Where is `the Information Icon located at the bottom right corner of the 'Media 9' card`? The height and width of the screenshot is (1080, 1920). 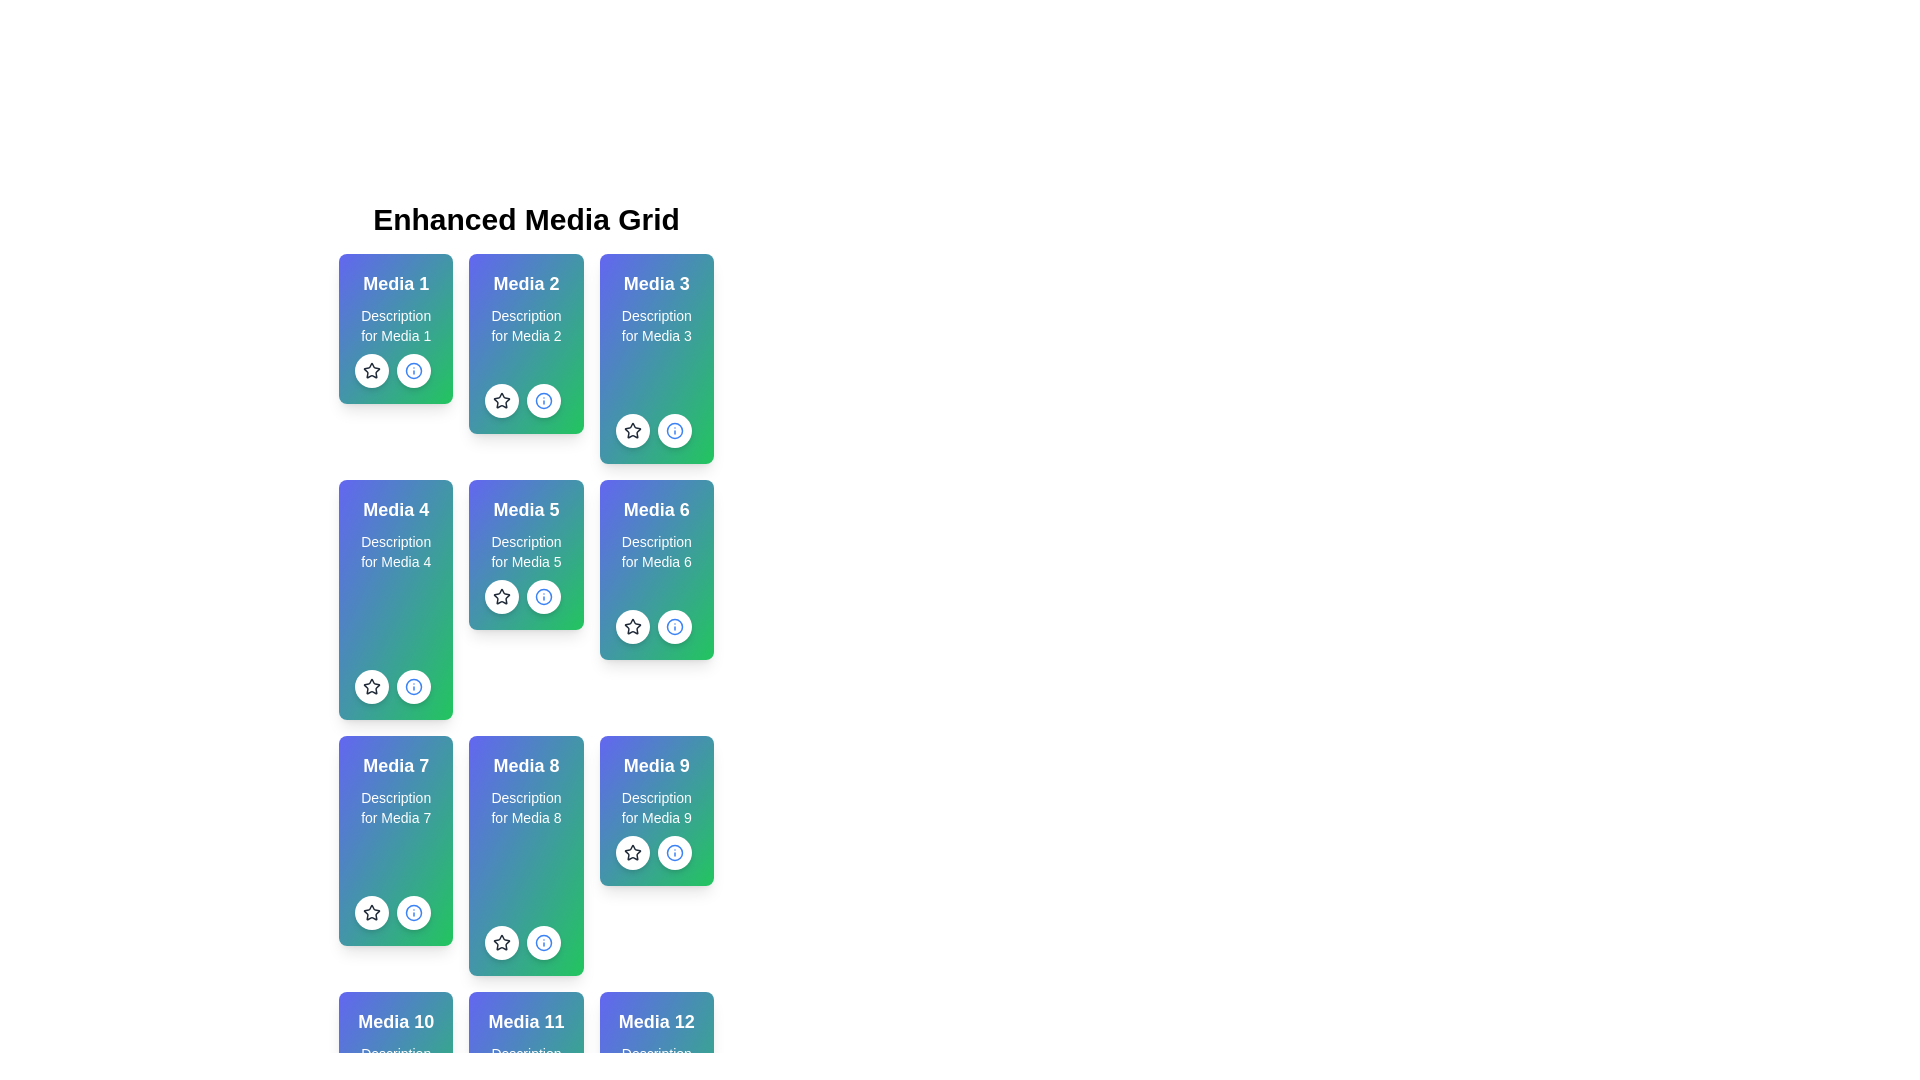
the Information Icon located at the bottom right corner of the 'Media 9' card is located at coordinates (674, 852).